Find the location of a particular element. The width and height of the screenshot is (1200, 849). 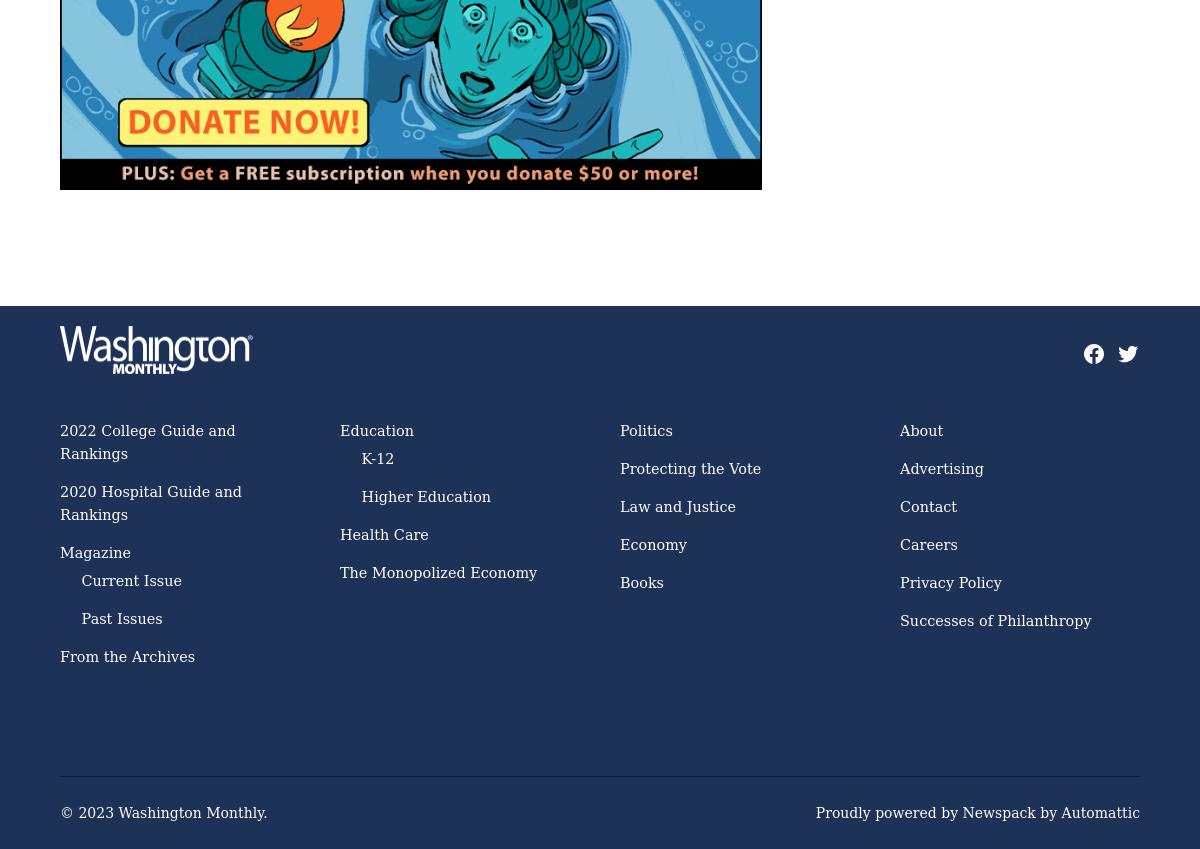

'Past Issues' is located at coordinates (121, 619).